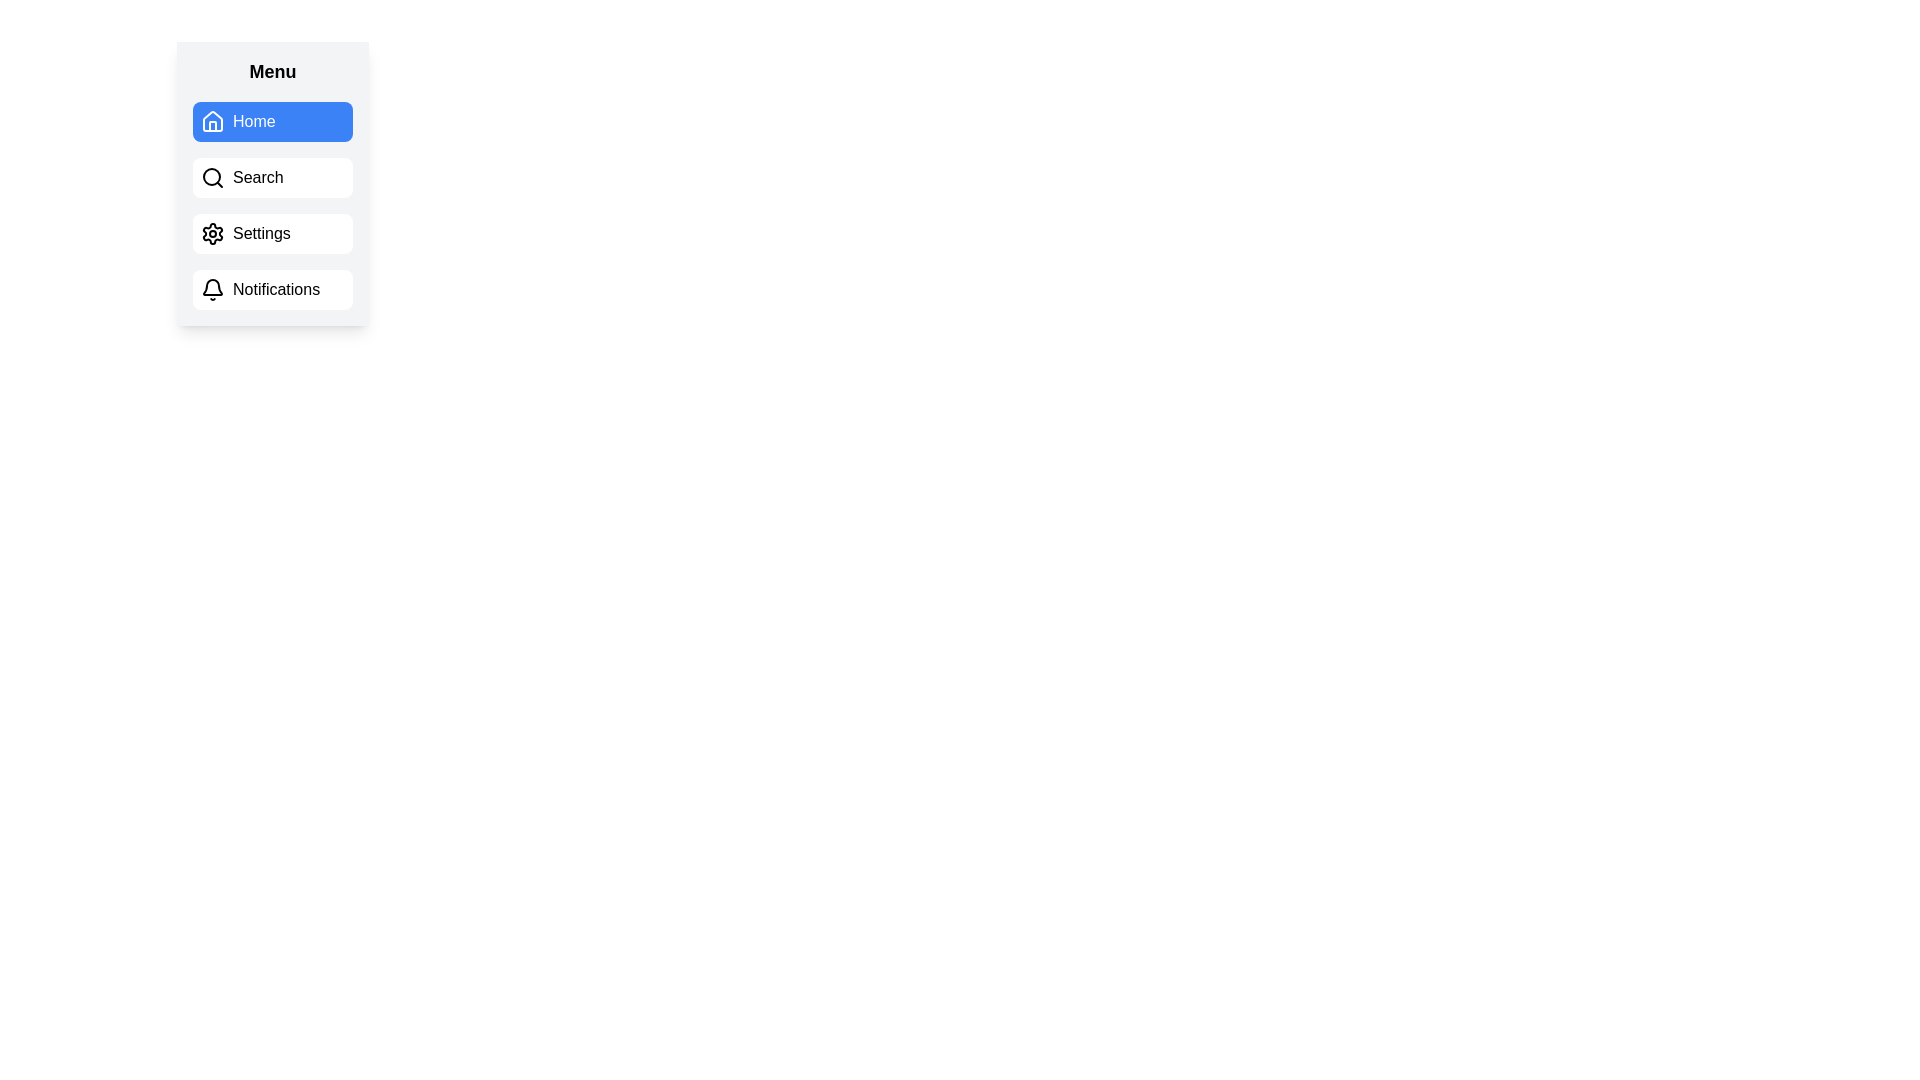 The height and width of the screenshot is (1080, 1920). I want to click on the decorative search icon located to the left of the 'Search' text label in the navigation menu, so click(212, 176).